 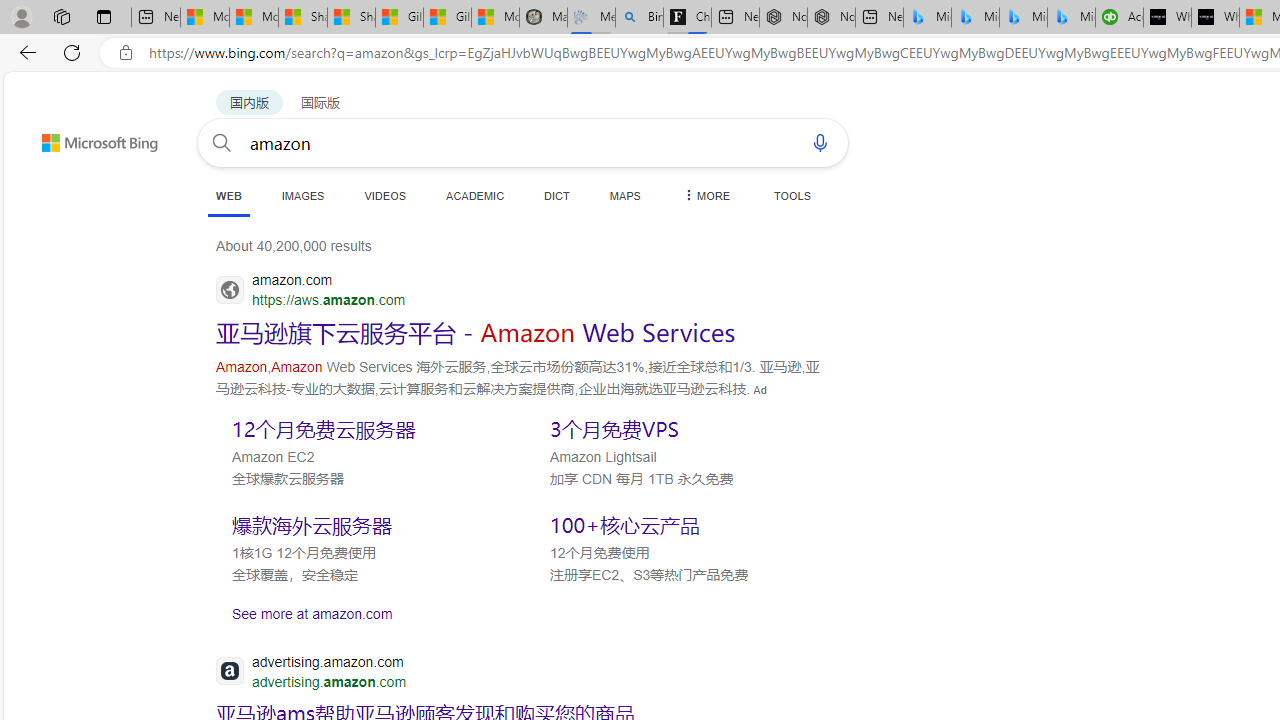 I want to click on 'VIDEOS', so click(x=385, y=195).